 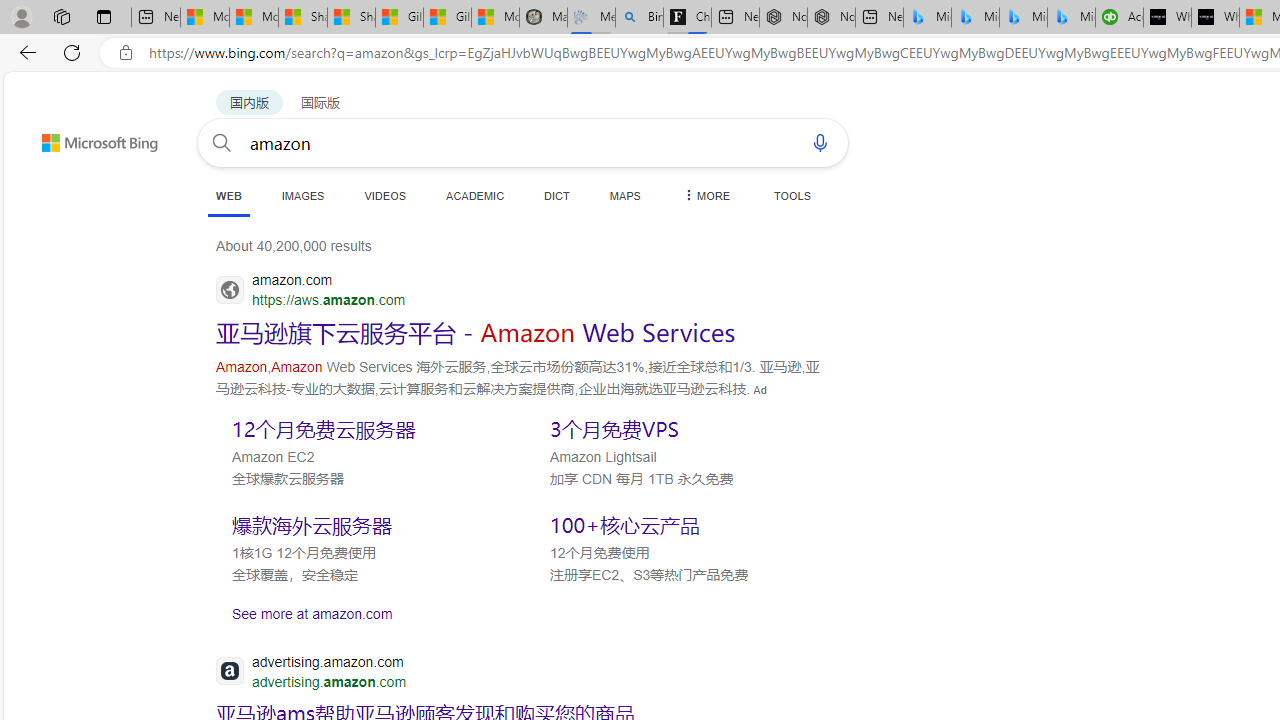 I want to click on 'VIDEOS', so click(x=385, y=195).